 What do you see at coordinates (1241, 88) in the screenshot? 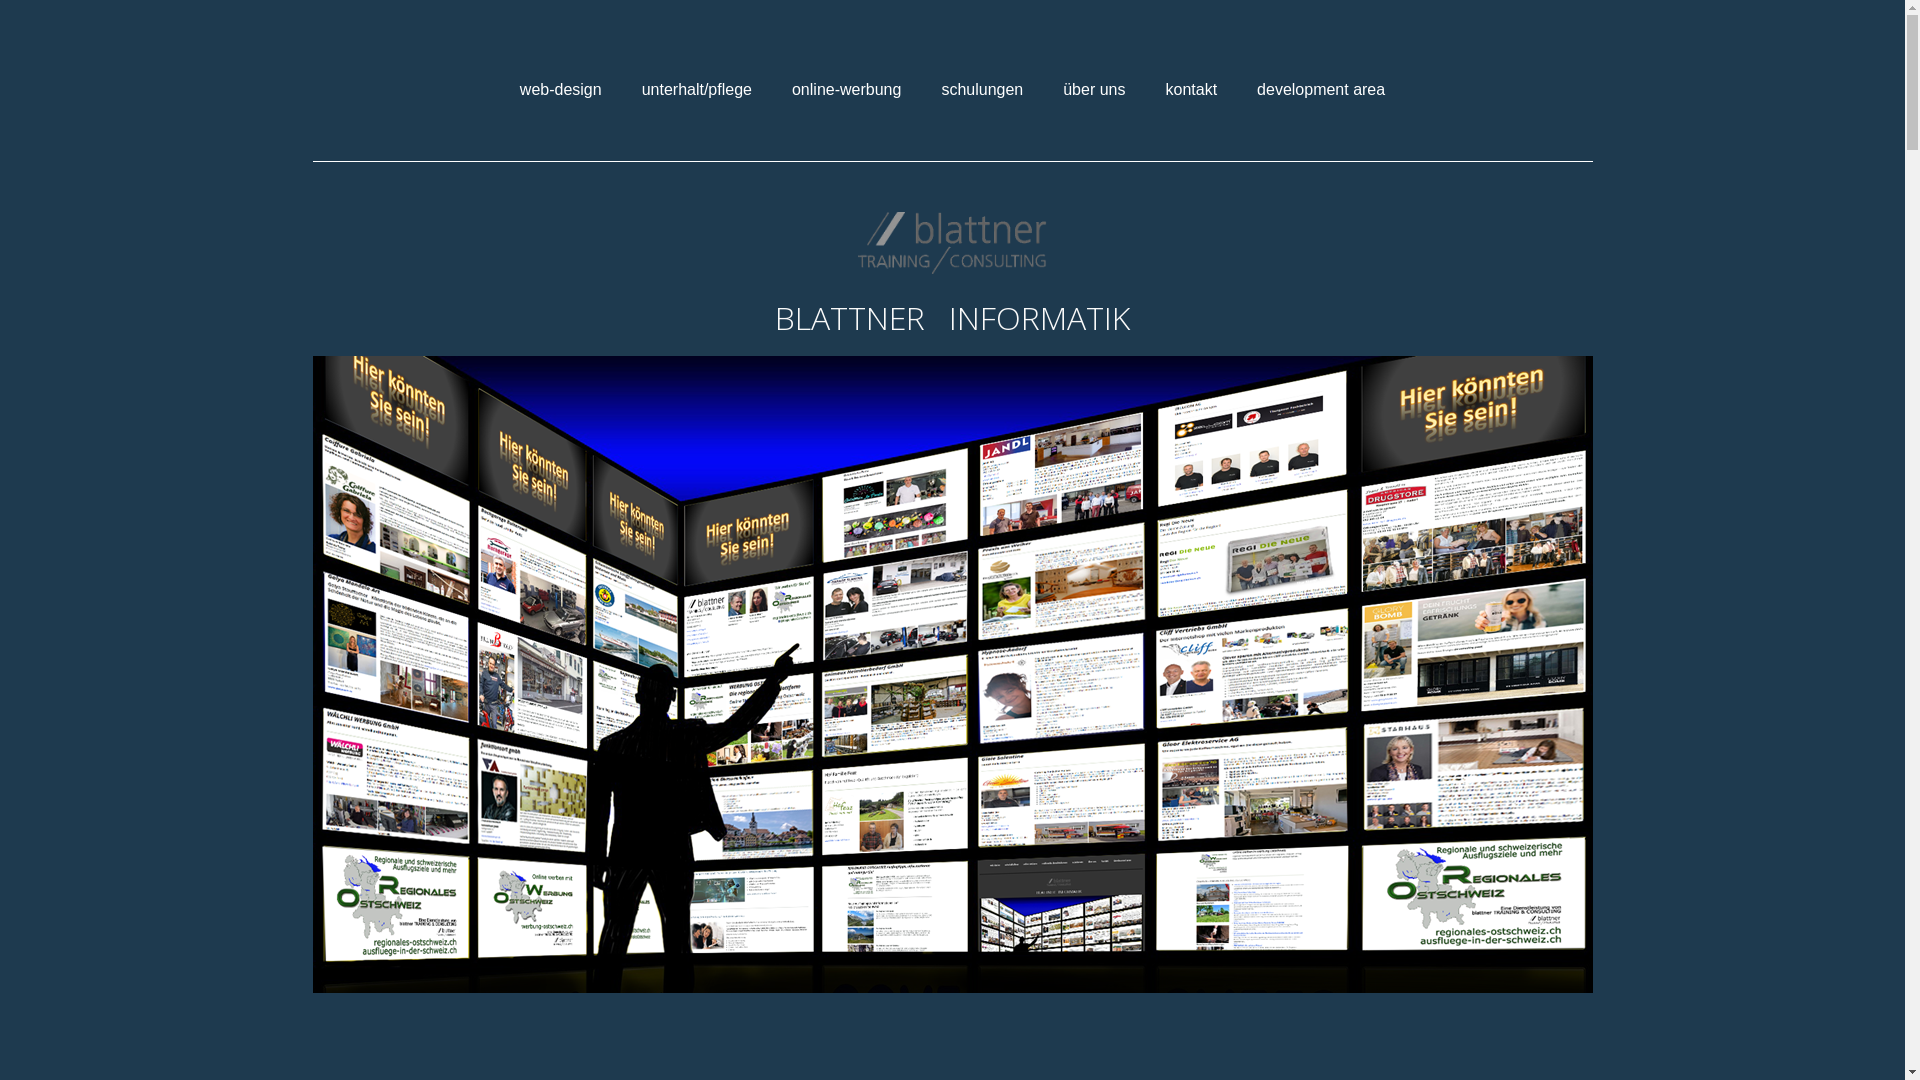
I see `'development area'` at bounding box center [1241, 88].